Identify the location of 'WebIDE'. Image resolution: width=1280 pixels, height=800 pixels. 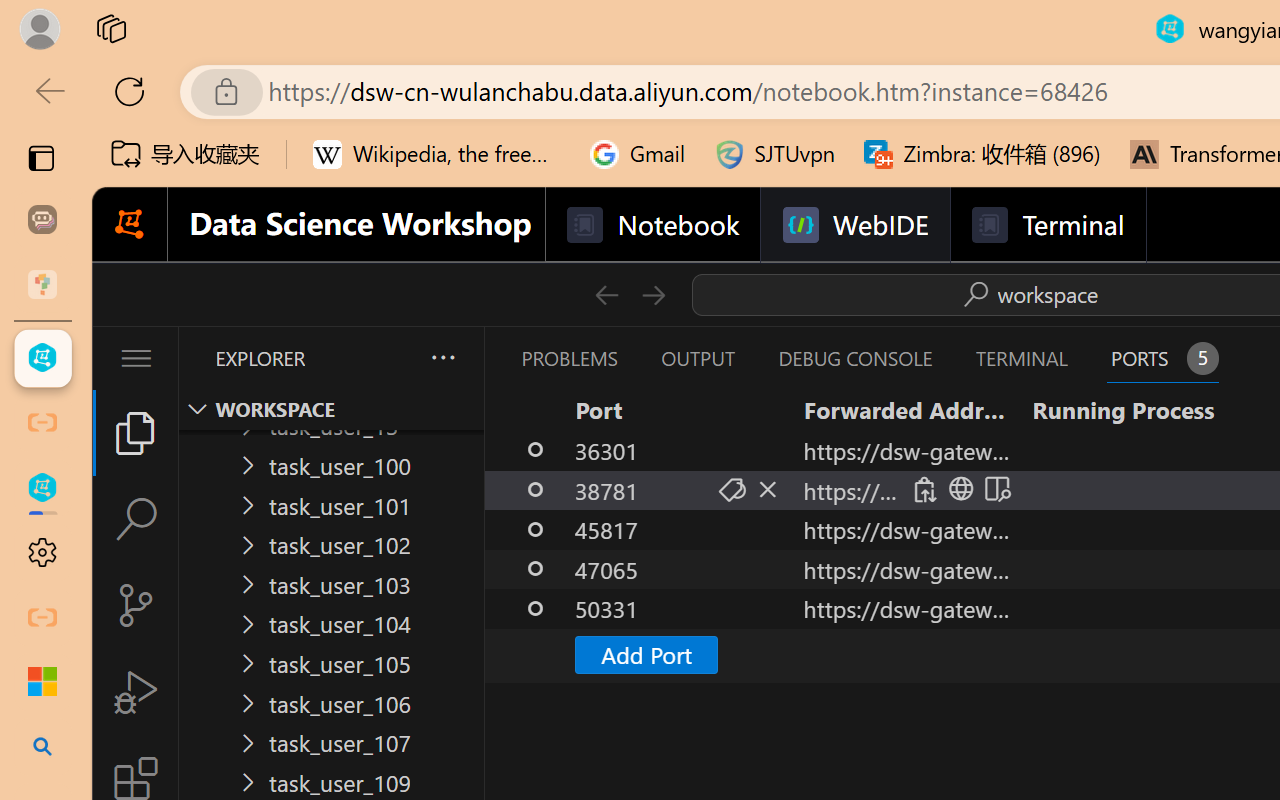
(855, 225).